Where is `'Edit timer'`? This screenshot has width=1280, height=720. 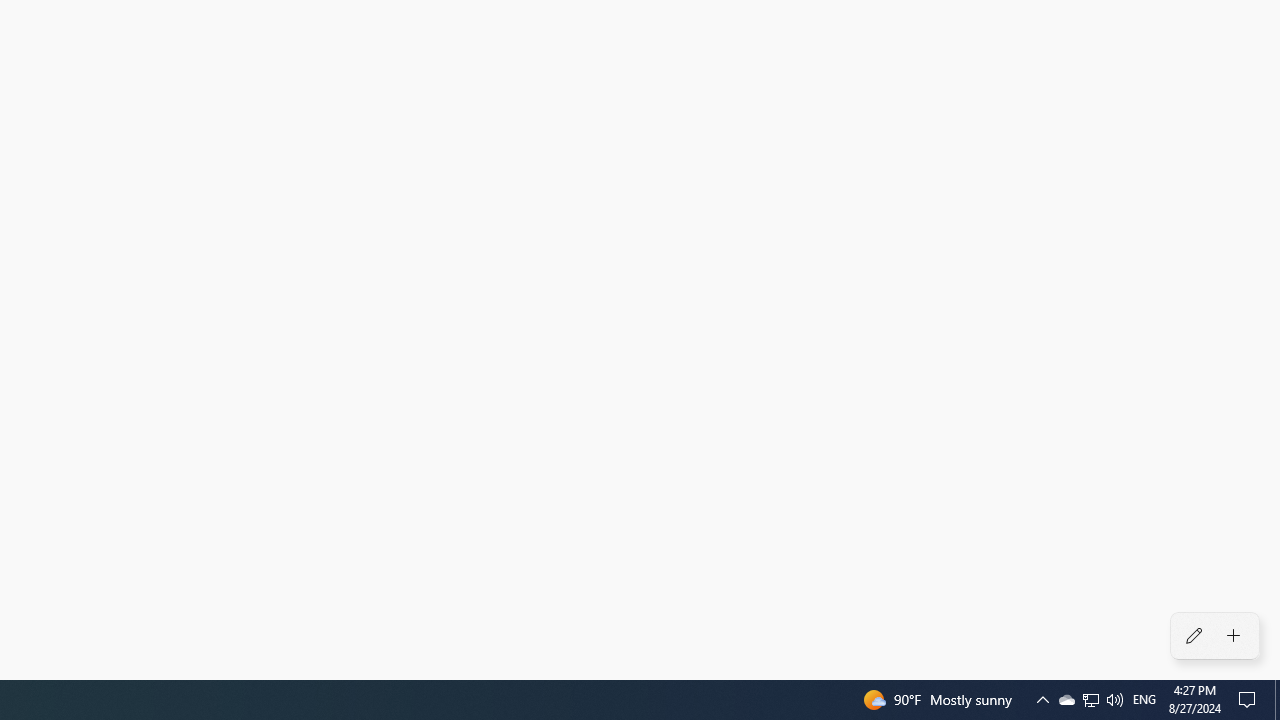
'Edit timer' is located at coordinates (1193, 636).